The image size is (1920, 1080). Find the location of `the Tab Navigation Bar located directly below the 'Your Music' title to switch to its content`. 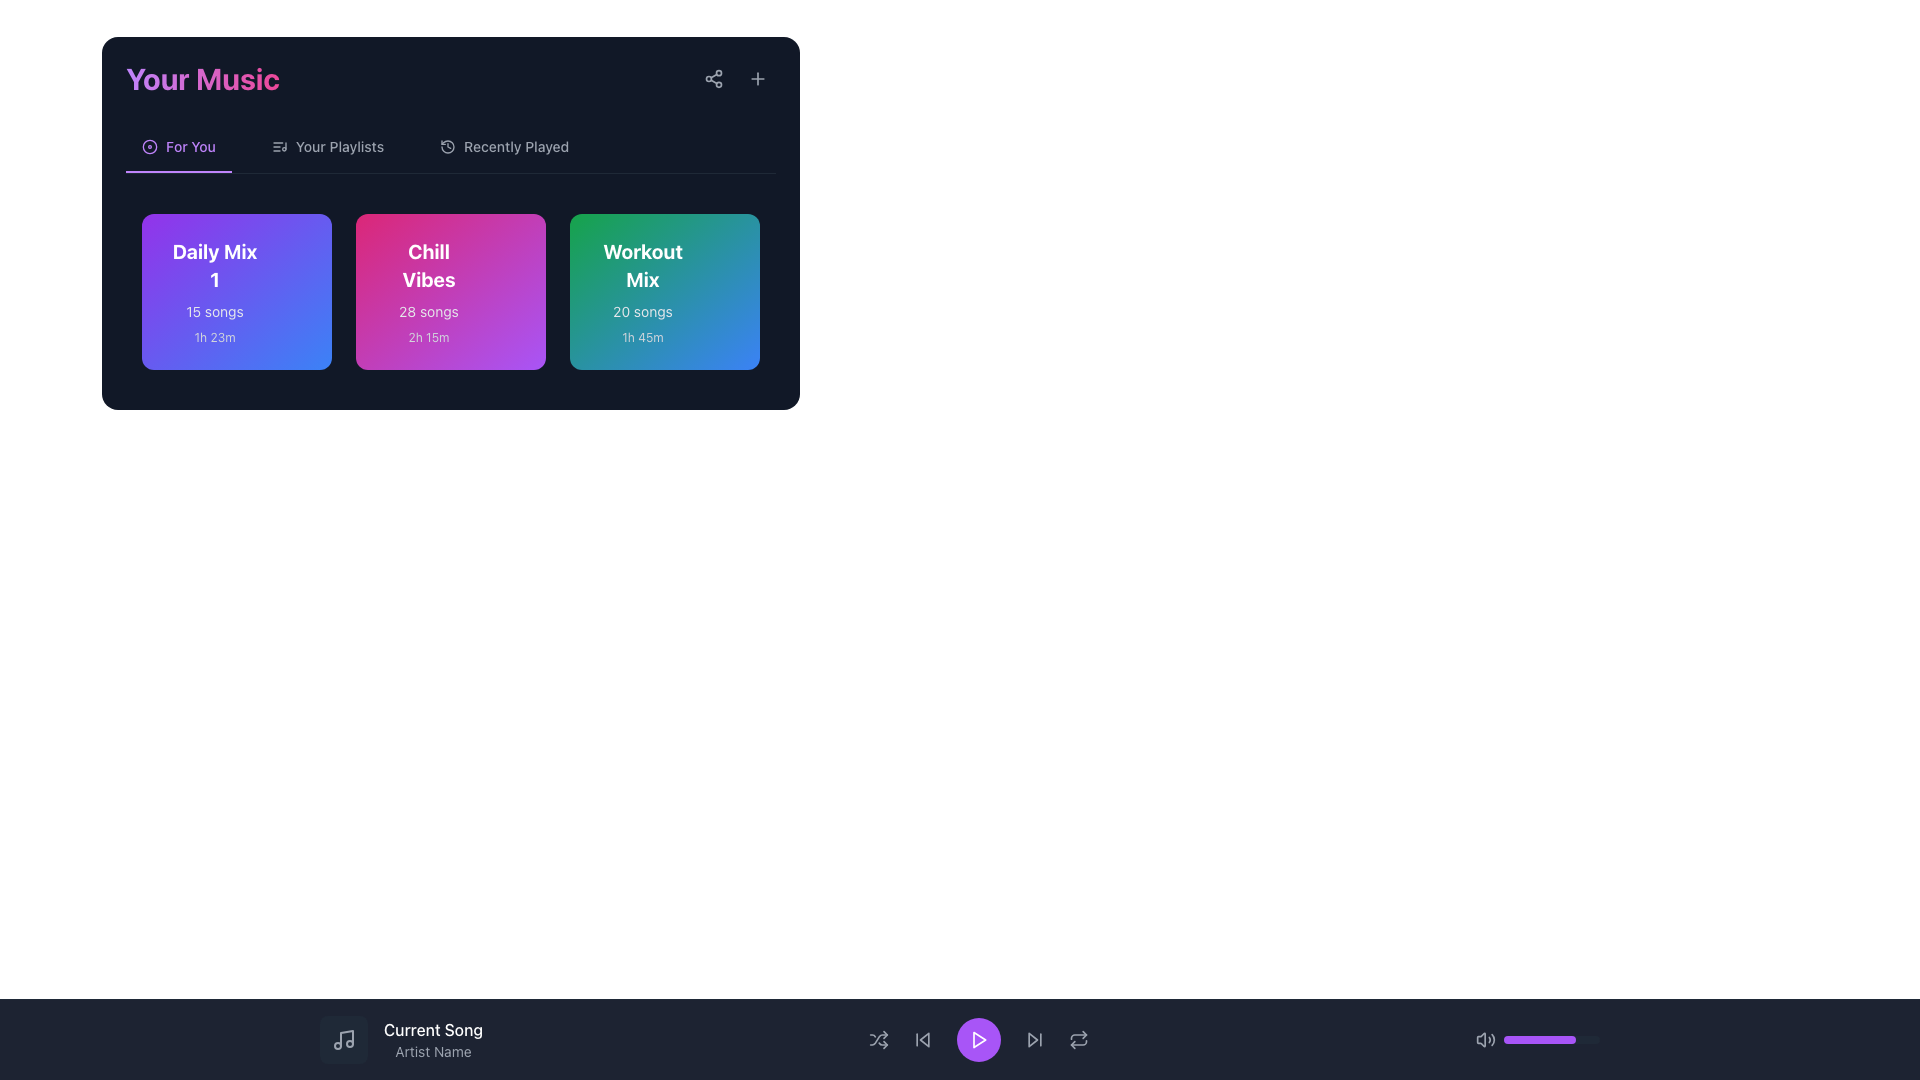

the Tab Navigation Bar located directly below the 'Your Music' title to switch to its content is located at coordinates (450, 153).